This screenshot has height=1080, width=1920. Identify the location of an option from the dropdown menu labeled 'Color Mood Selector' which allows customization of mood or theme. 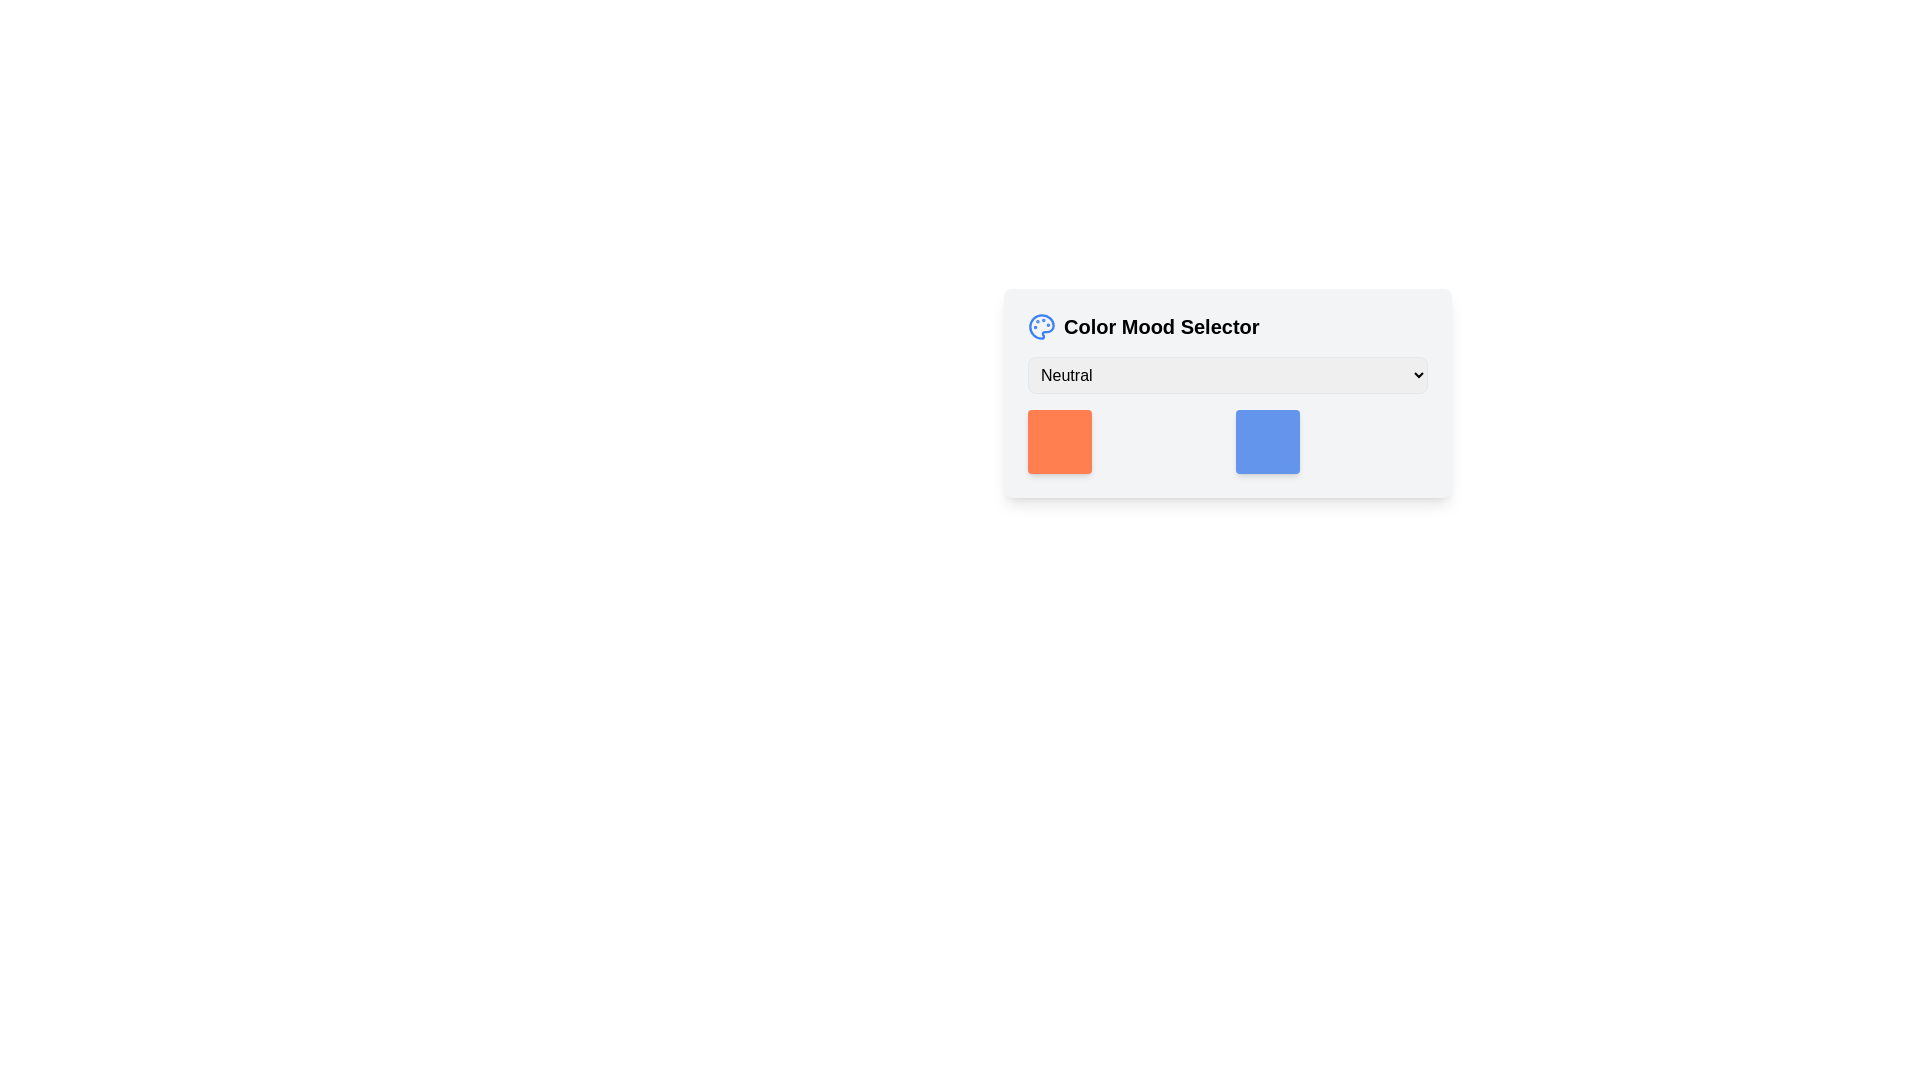
(1227, 374).